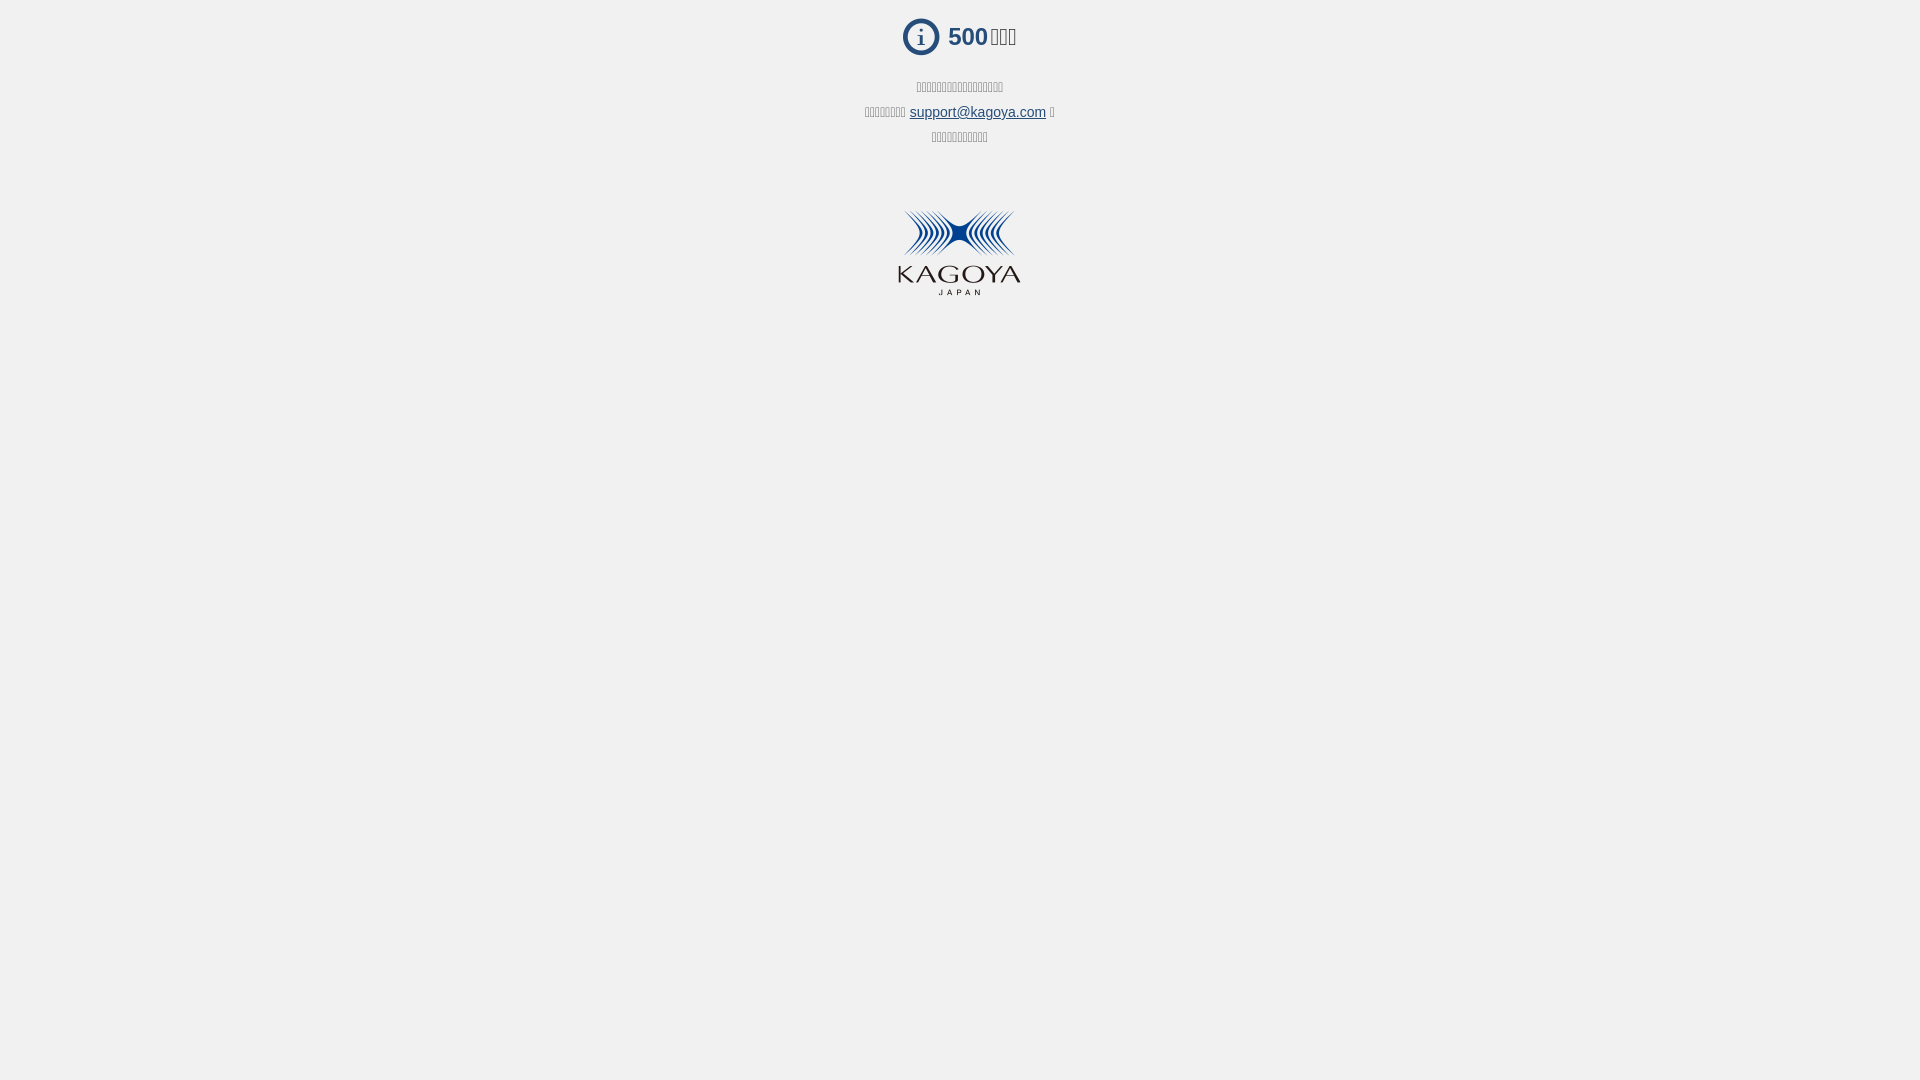 The height and width of the screenshot is (1080, 1920). Describe the element at coordinates (978, 112) in the screenshot. I see `'support@kagoya.com'` at that location.